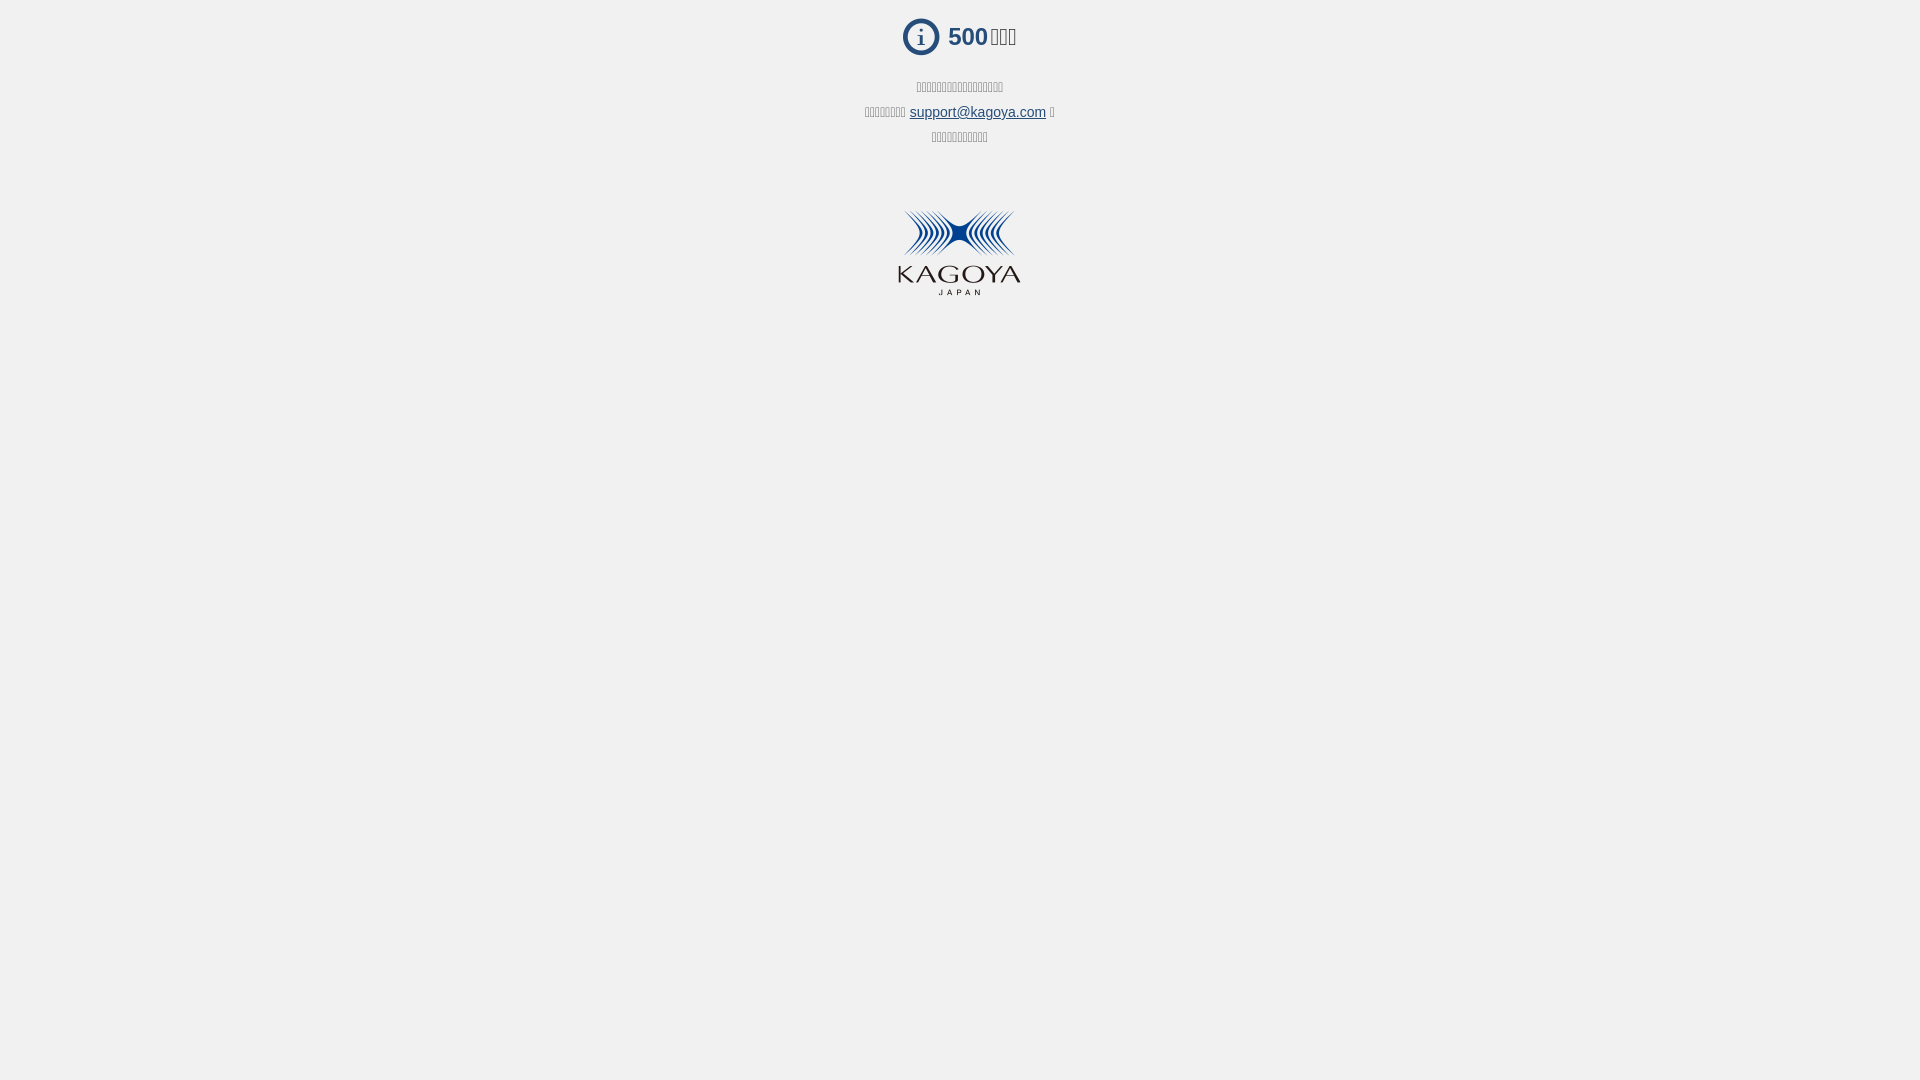 The height and width of the screenshot is (1080, 1920). Describe the element at coordinates (978, 112) in the screenshot. I see `'support@kagoya.com'` at that location.